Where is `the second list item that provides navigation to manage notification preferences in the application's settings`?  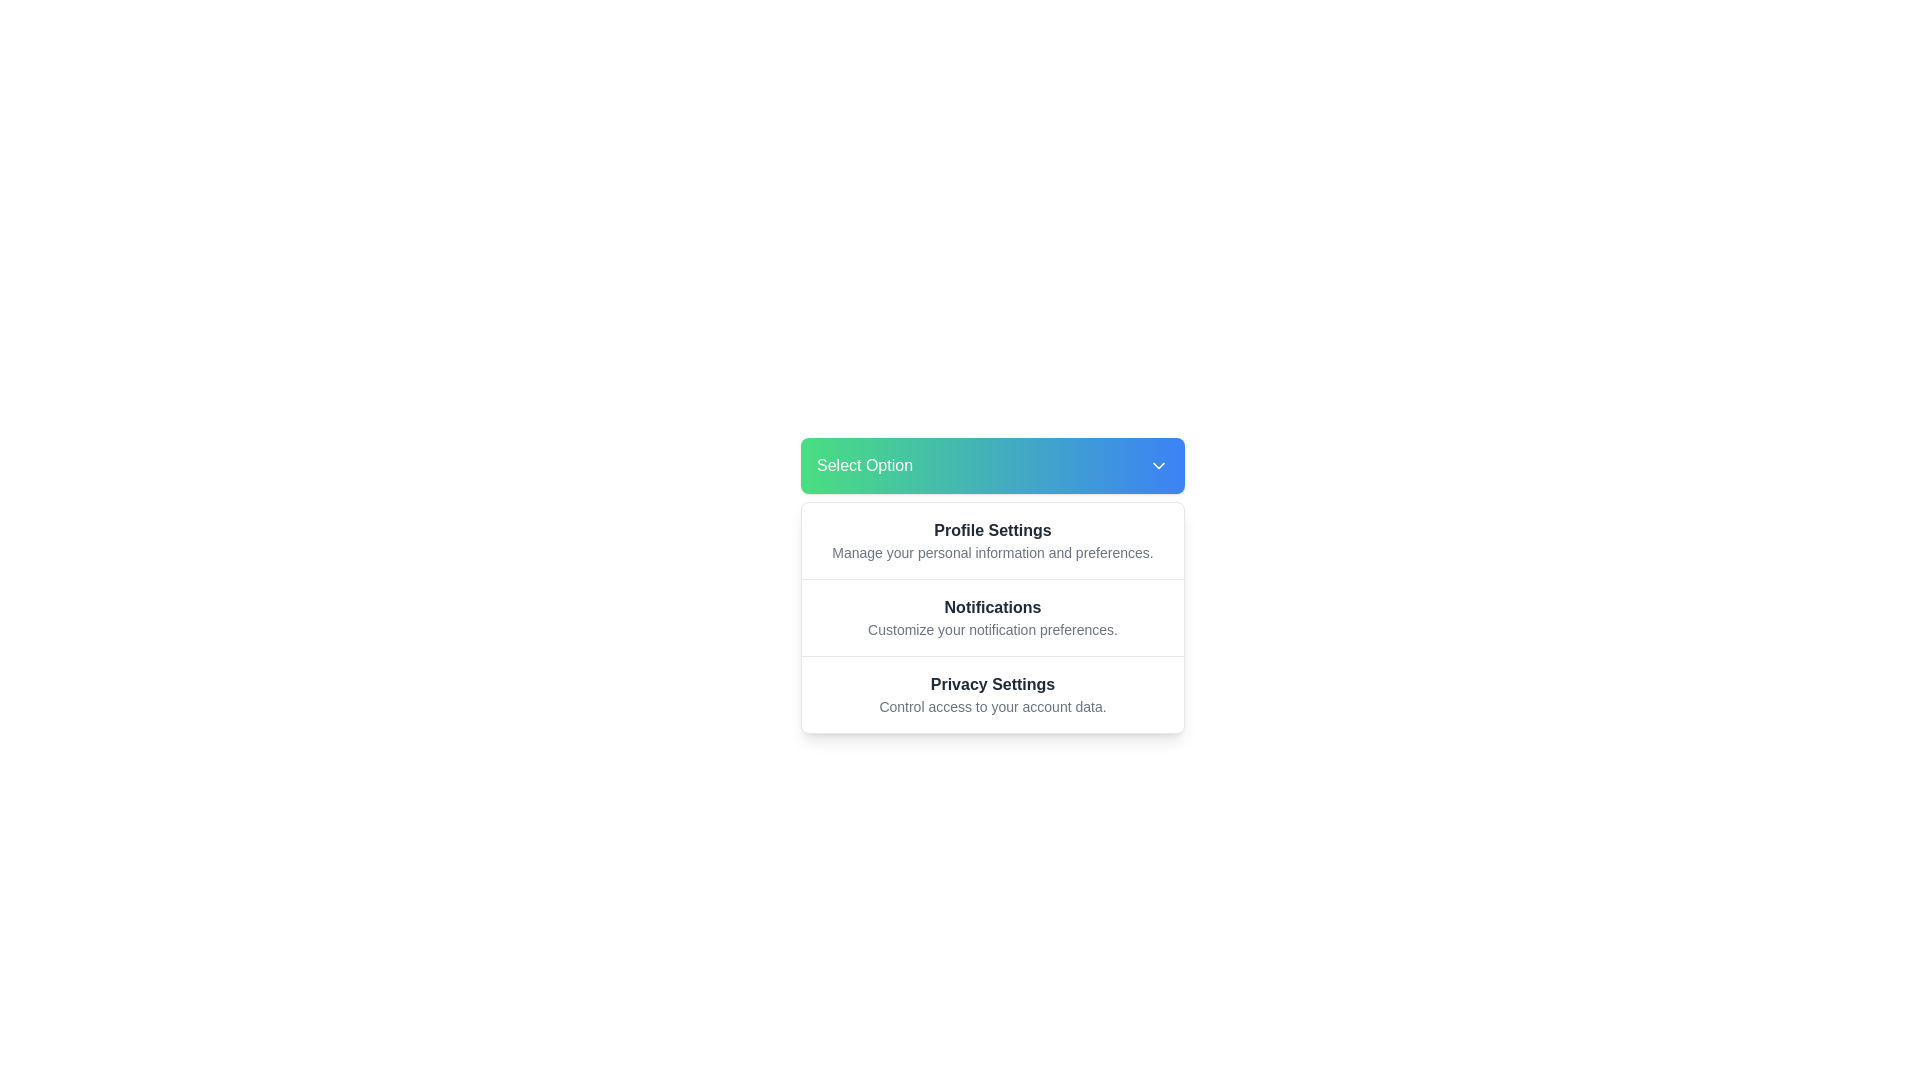 the second list item that provides navigation to manage notification preferences in the application's settings is located at coordinates (993, 616).